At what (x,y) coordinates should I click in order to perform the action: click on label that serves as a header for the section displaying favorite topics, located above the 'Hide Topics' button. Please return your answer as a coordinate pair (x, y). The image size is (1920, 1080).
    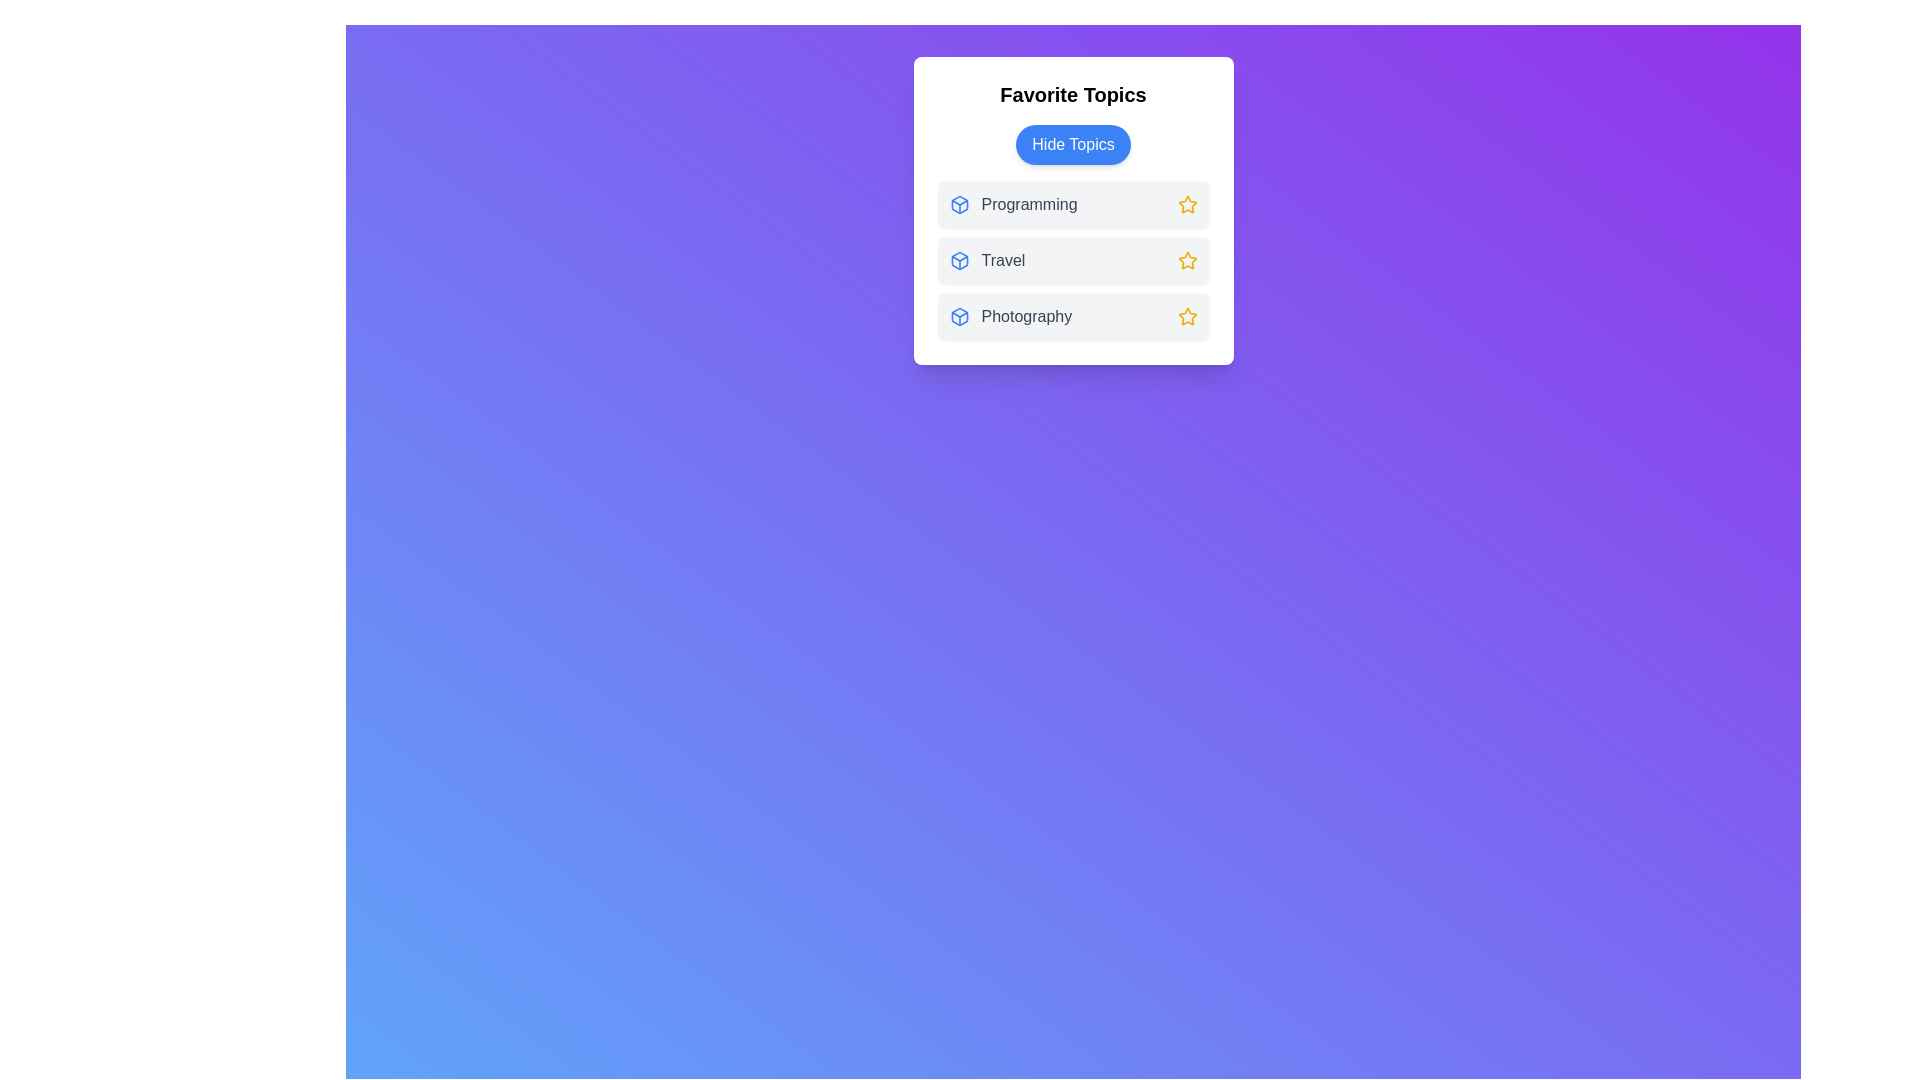
    Looking at the image, I should click on (1072, 95).